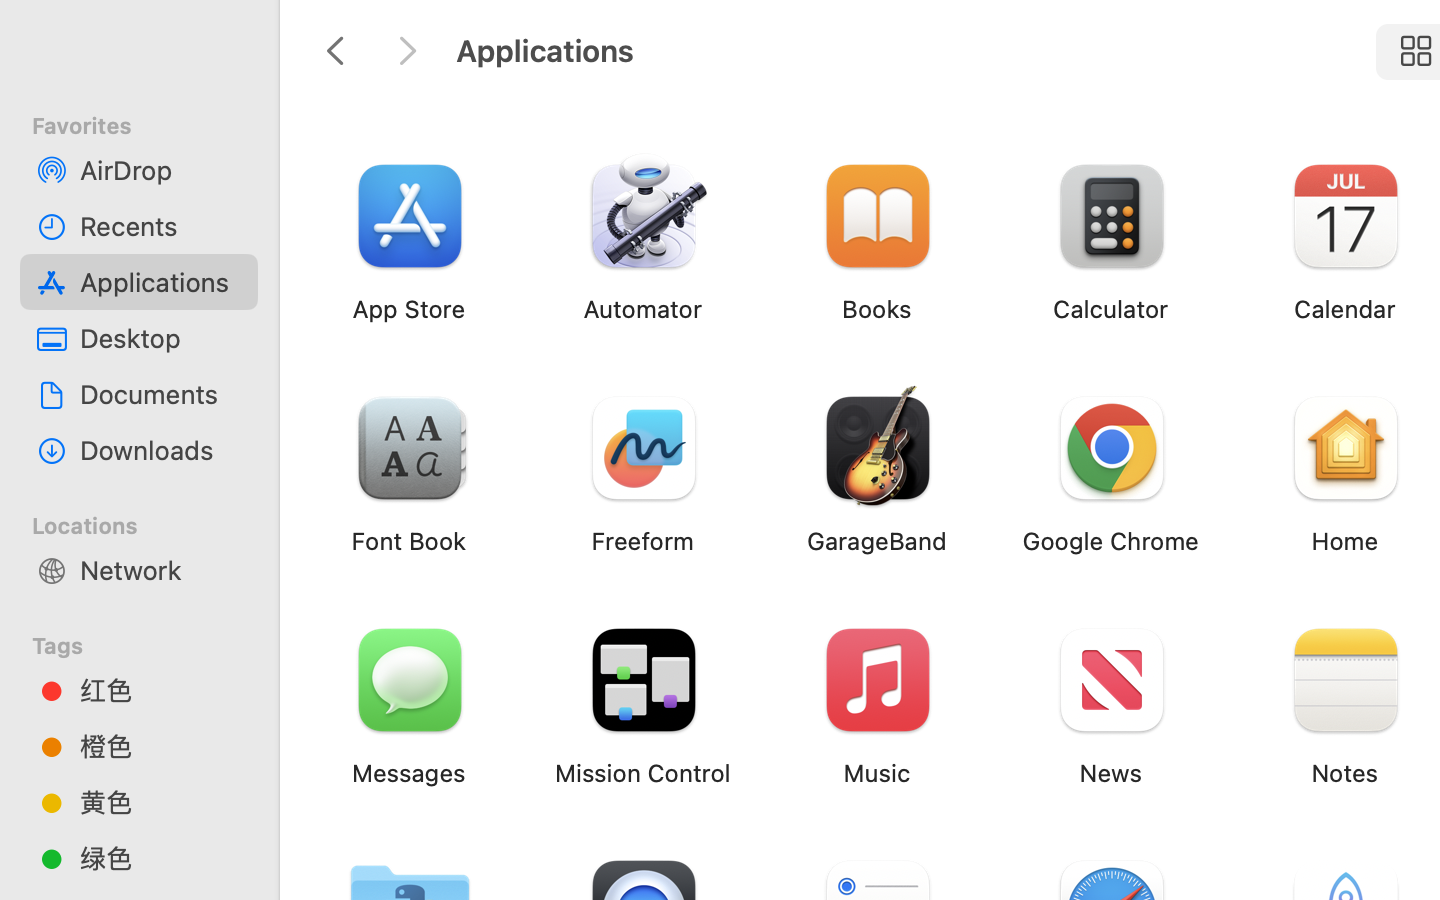  Describe the element at coordinates (159, 338) in the screenshot. I see `'Desktop'` at that location.